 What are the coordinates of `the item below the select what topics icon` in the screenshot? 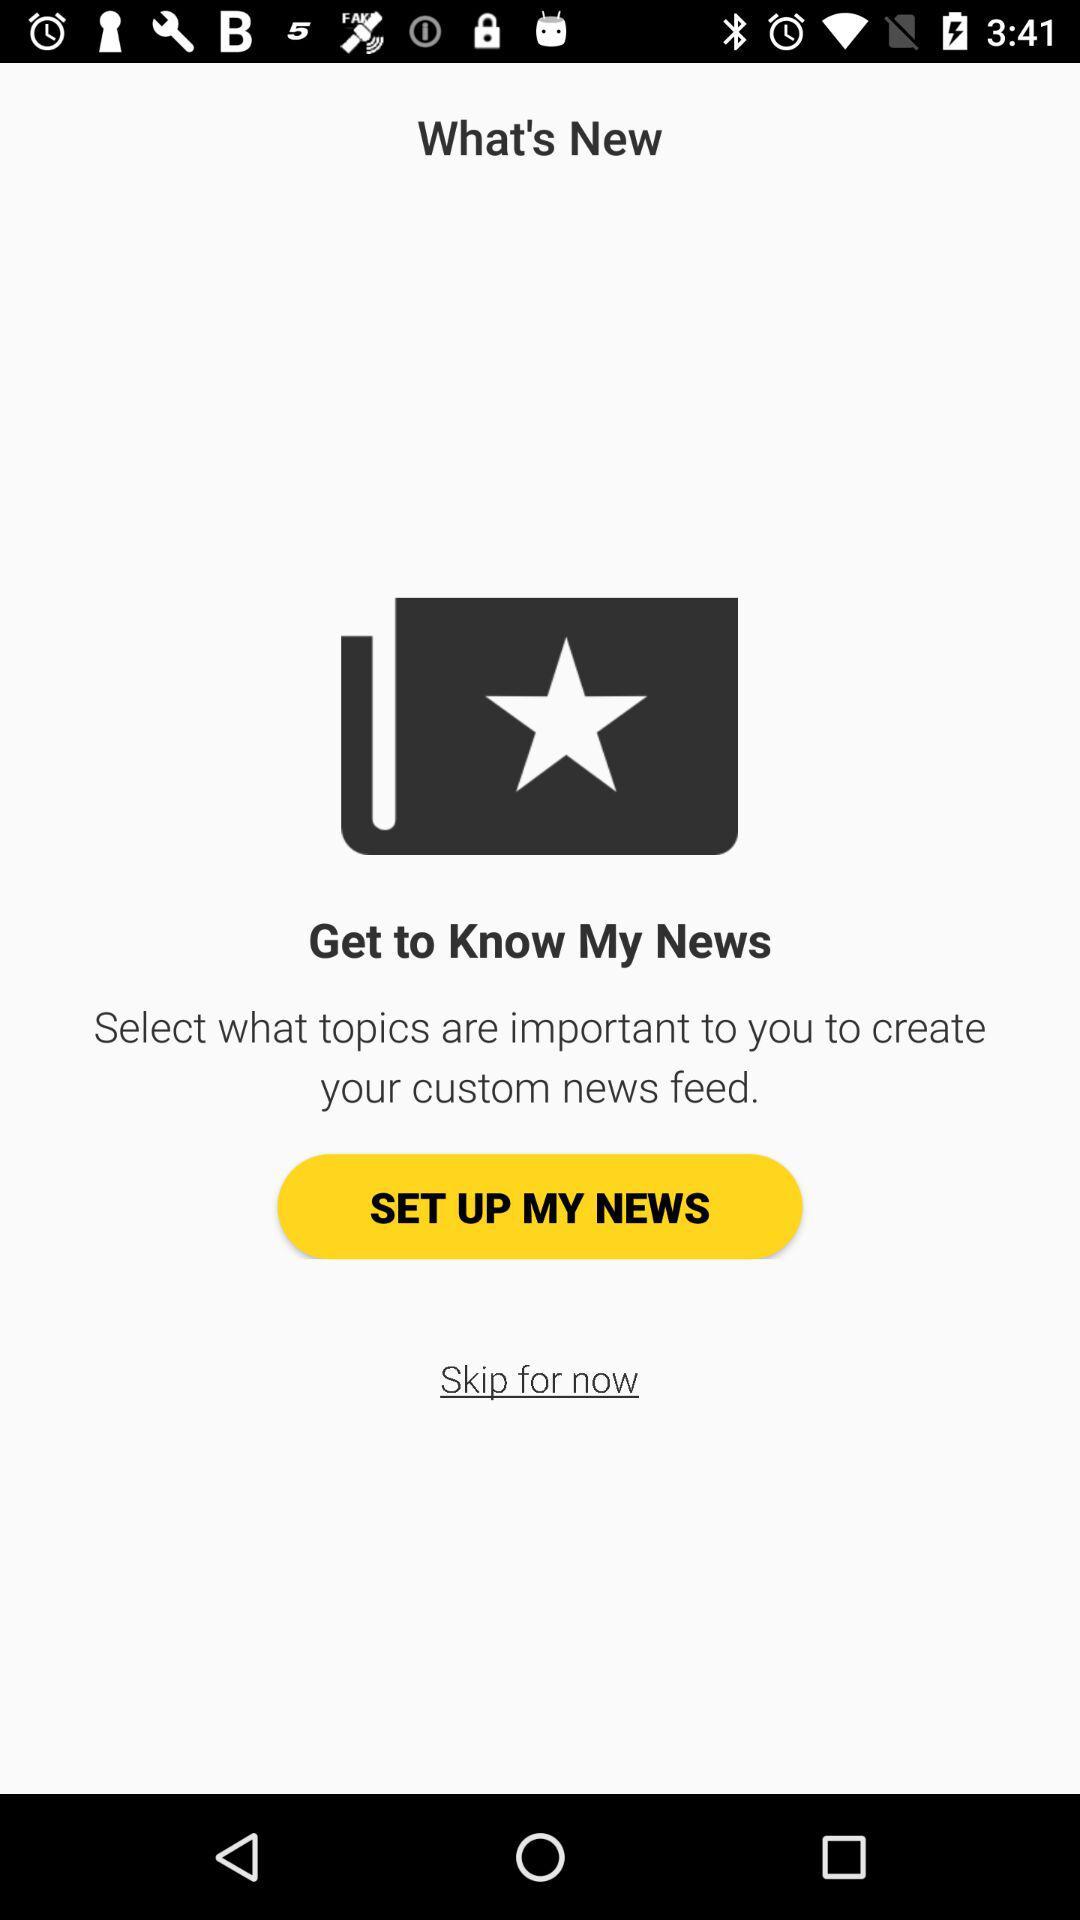 It's located at (540, 1205).